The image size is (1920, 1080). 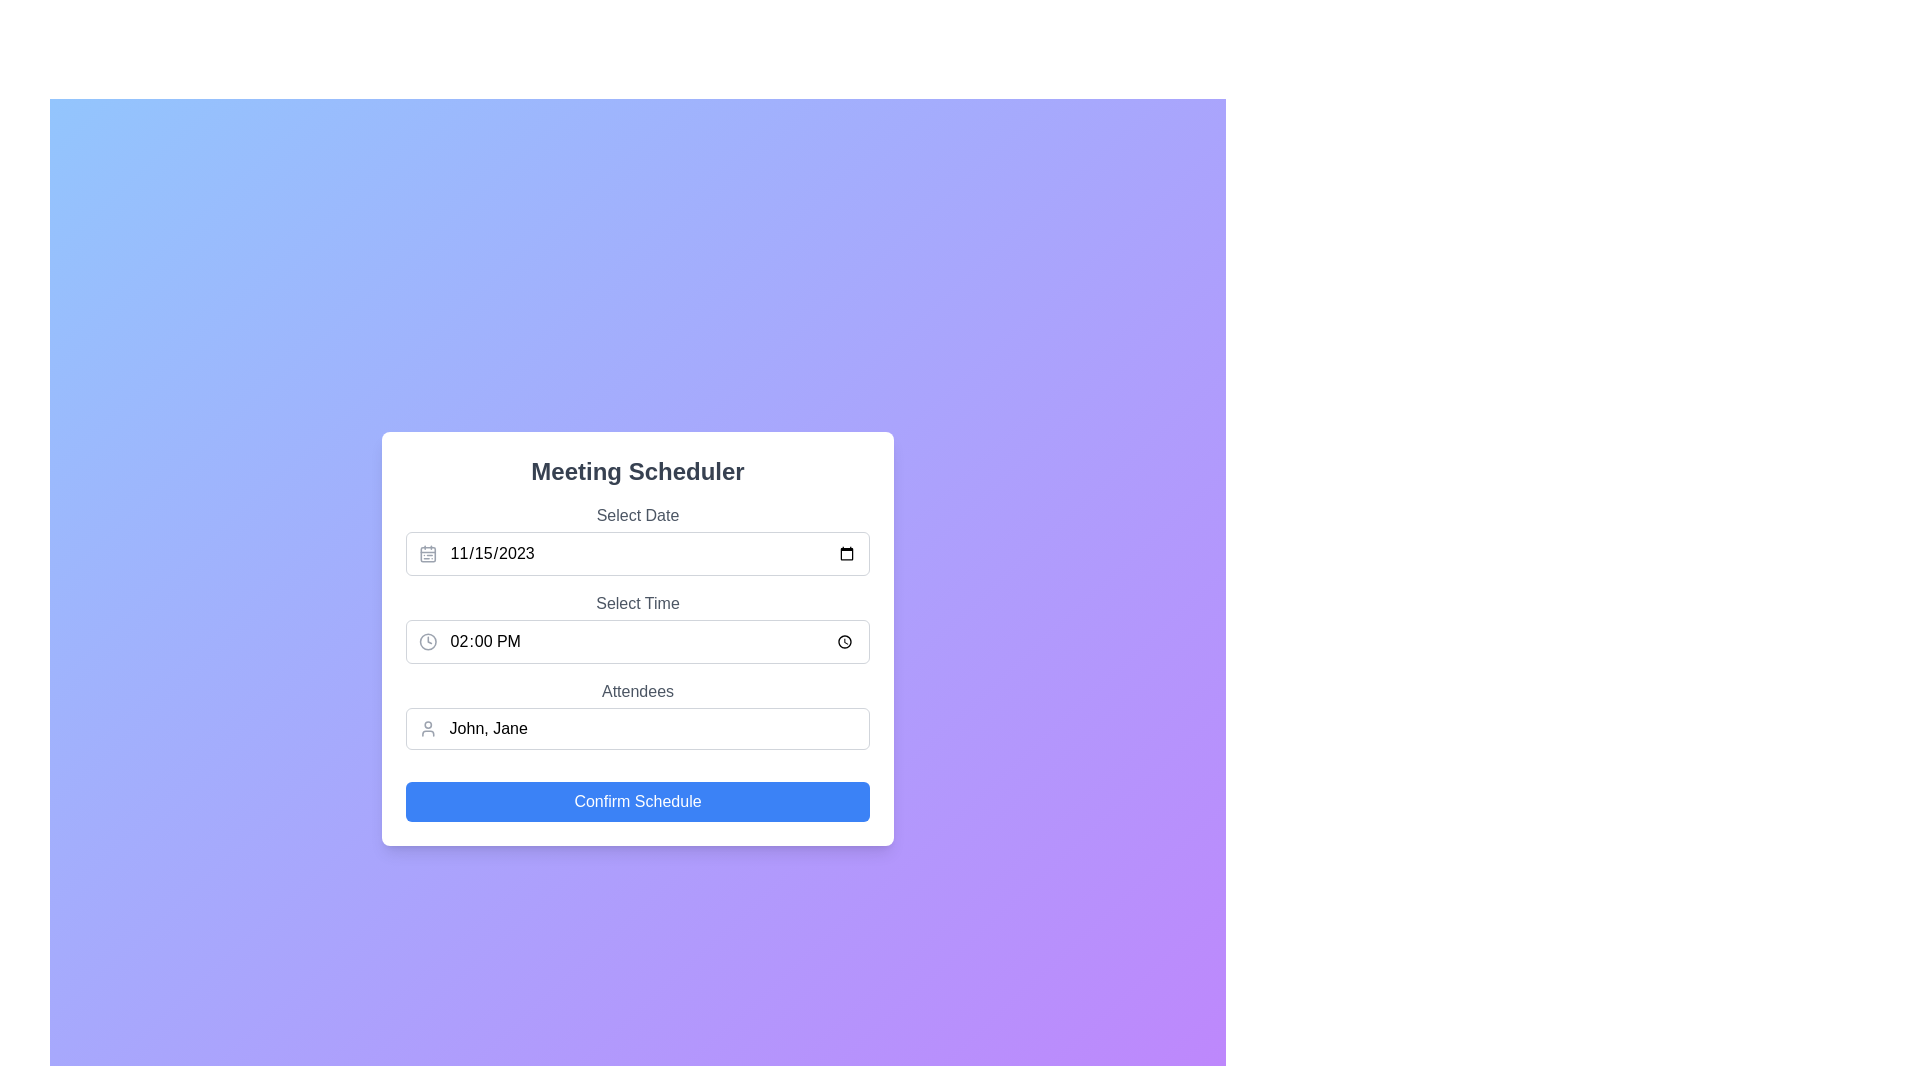 I want to click on the user icon, which is a light gray circular and vertical line design representing a person's head and shoulders, located at the beginning of the attendee input field adjacent to the names 'John, Jane', so click(x=427, y=729).